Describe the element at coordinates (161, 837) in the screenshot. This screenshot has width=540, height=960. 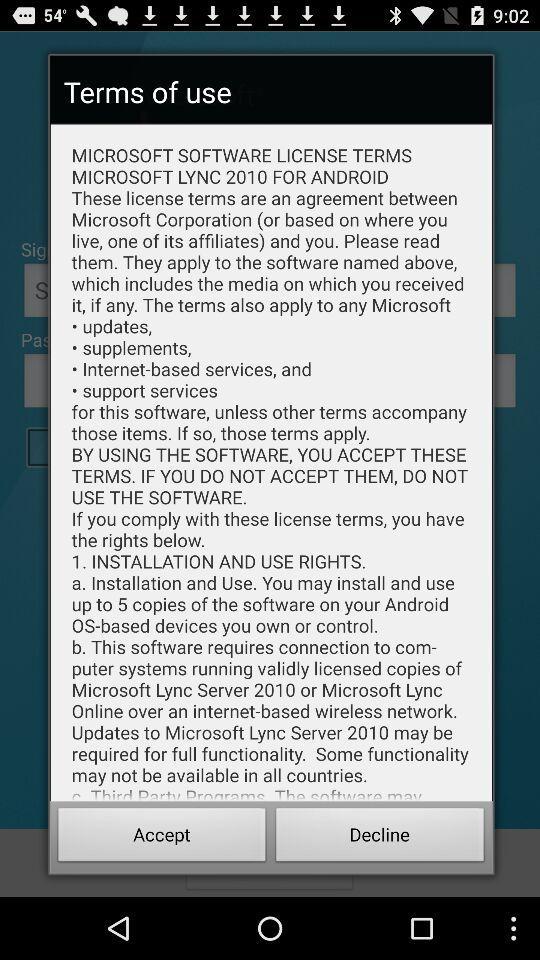
I see `icon at the bottom left corner` at that location.